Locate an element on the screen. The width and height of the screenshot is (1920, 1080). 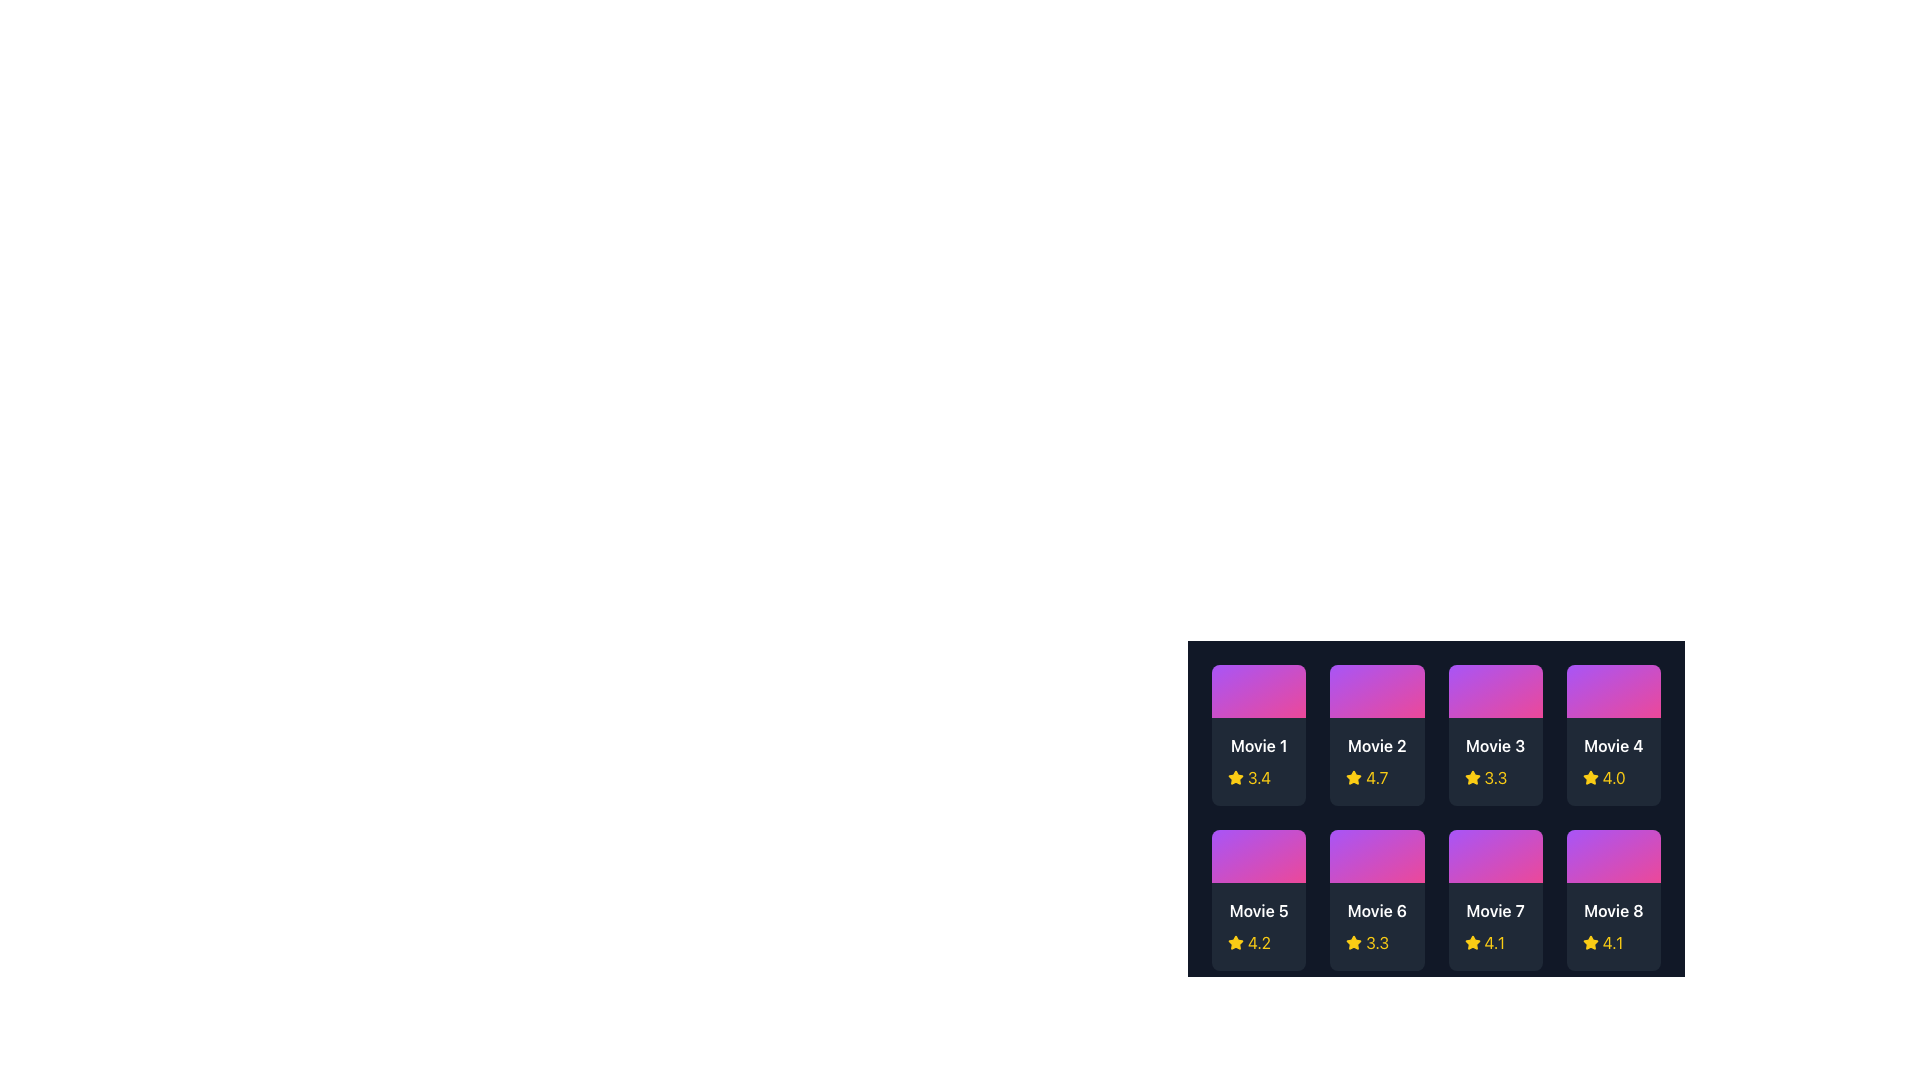
the yellow-colored star icon in the rating display for 'Movie 1', which is located adjacent to the numeric rating '3.4' is located at coordinates (1235, 777).